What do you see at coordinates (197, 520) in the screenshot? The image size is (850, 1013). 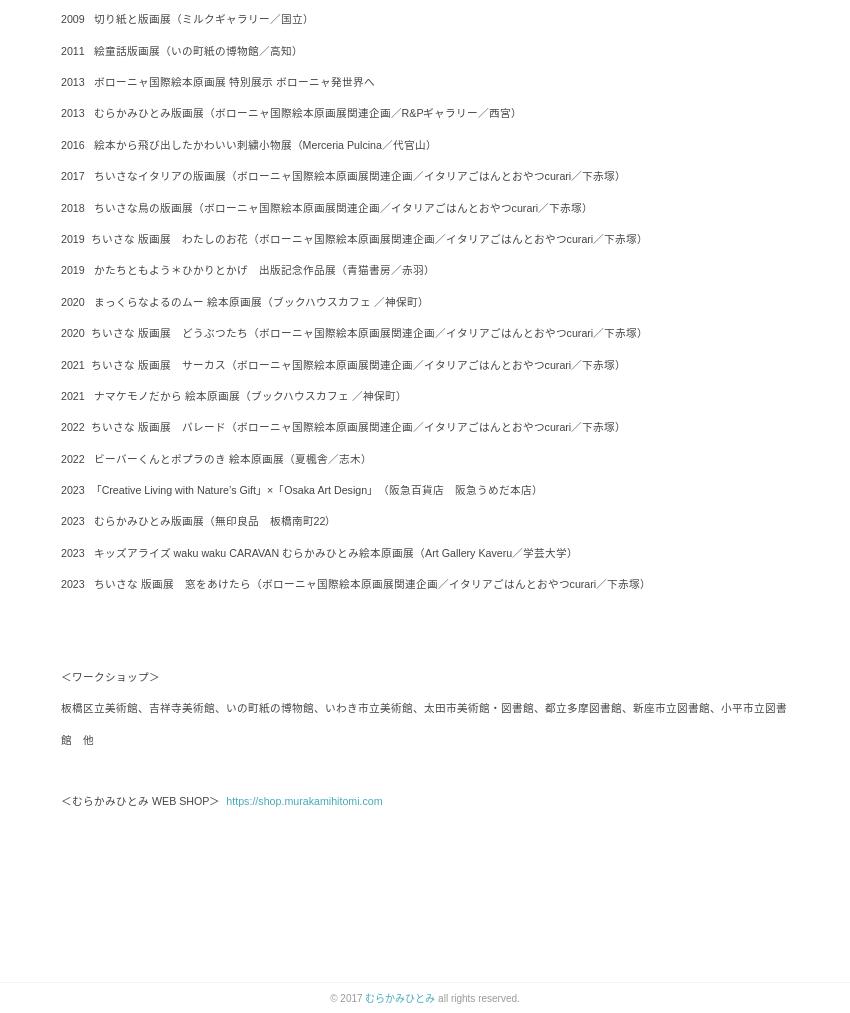 I see `'2023   むらかみひとみ版画展（無印良品　板橋南町22）'` at bounding box center [197, 520].